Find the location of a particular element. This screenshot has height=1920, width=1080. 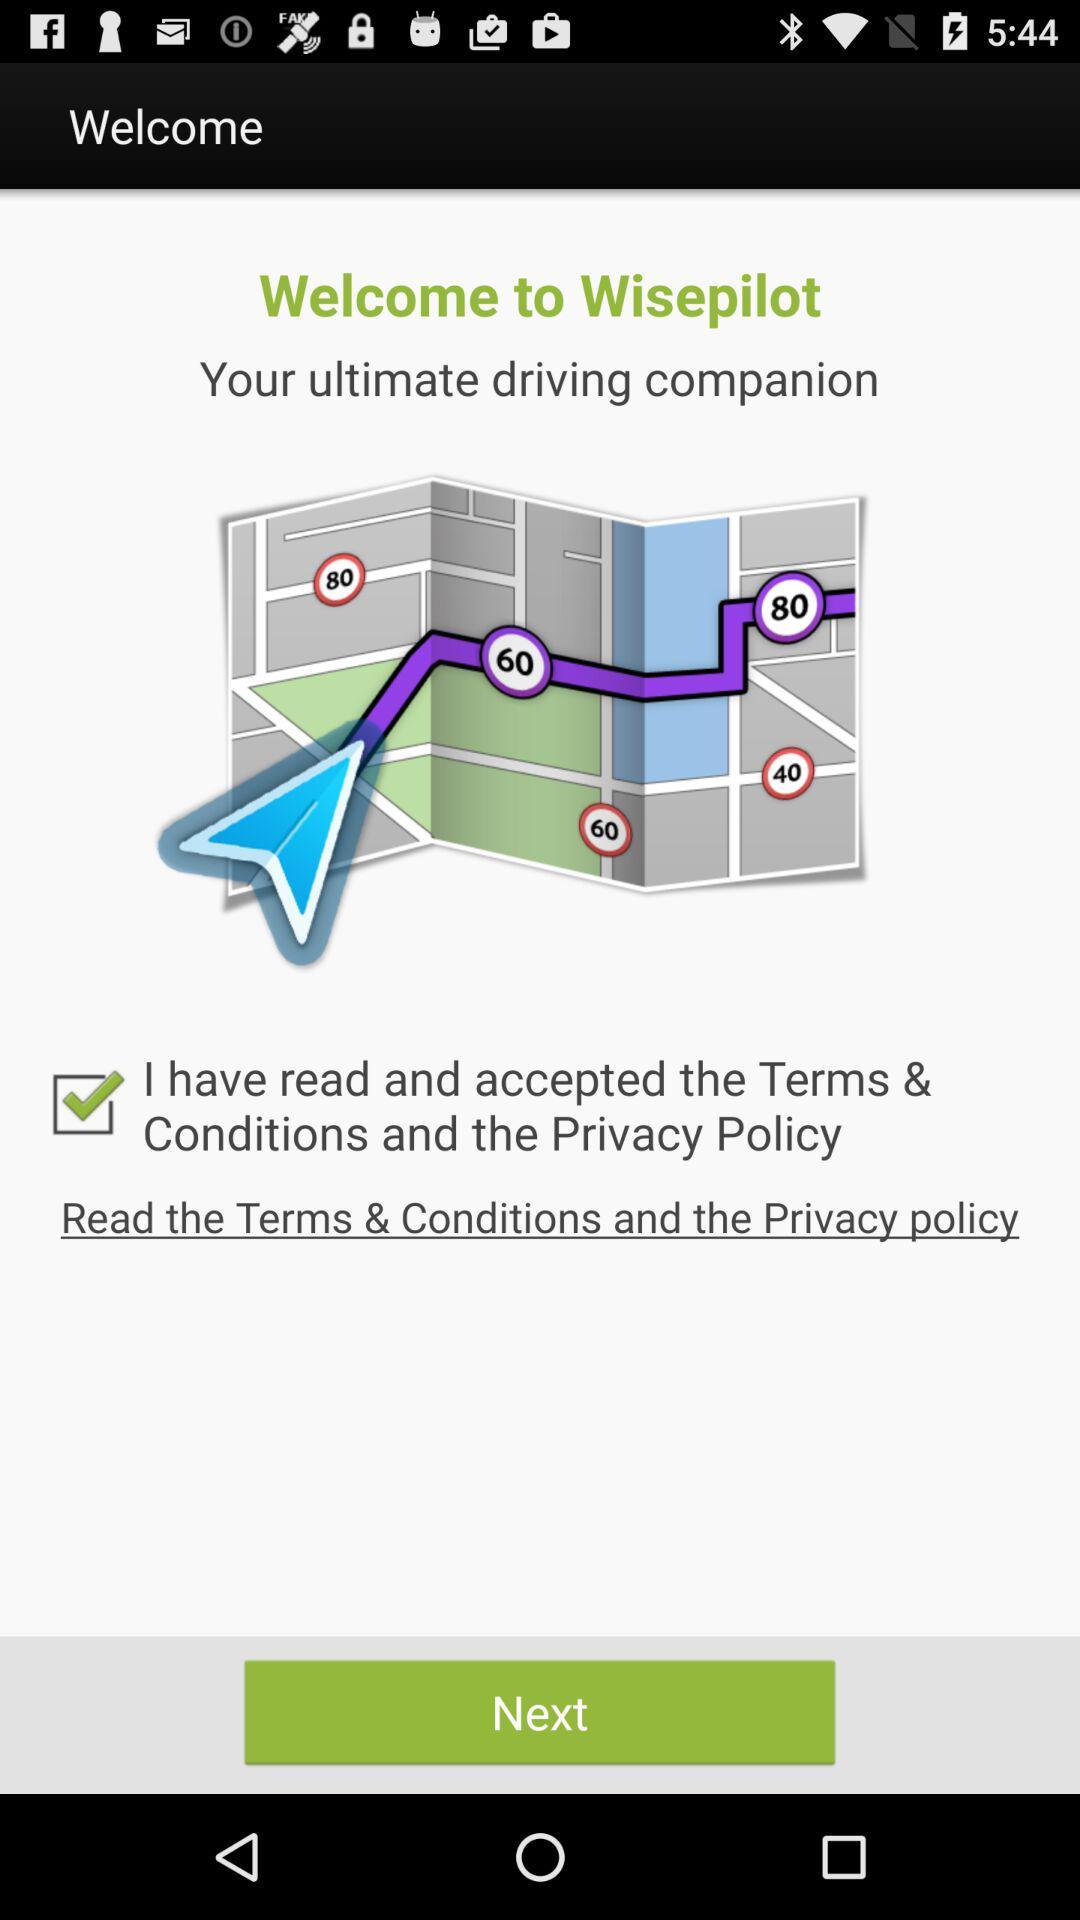

icon at the bottom is located at coordinates (540, 1711).